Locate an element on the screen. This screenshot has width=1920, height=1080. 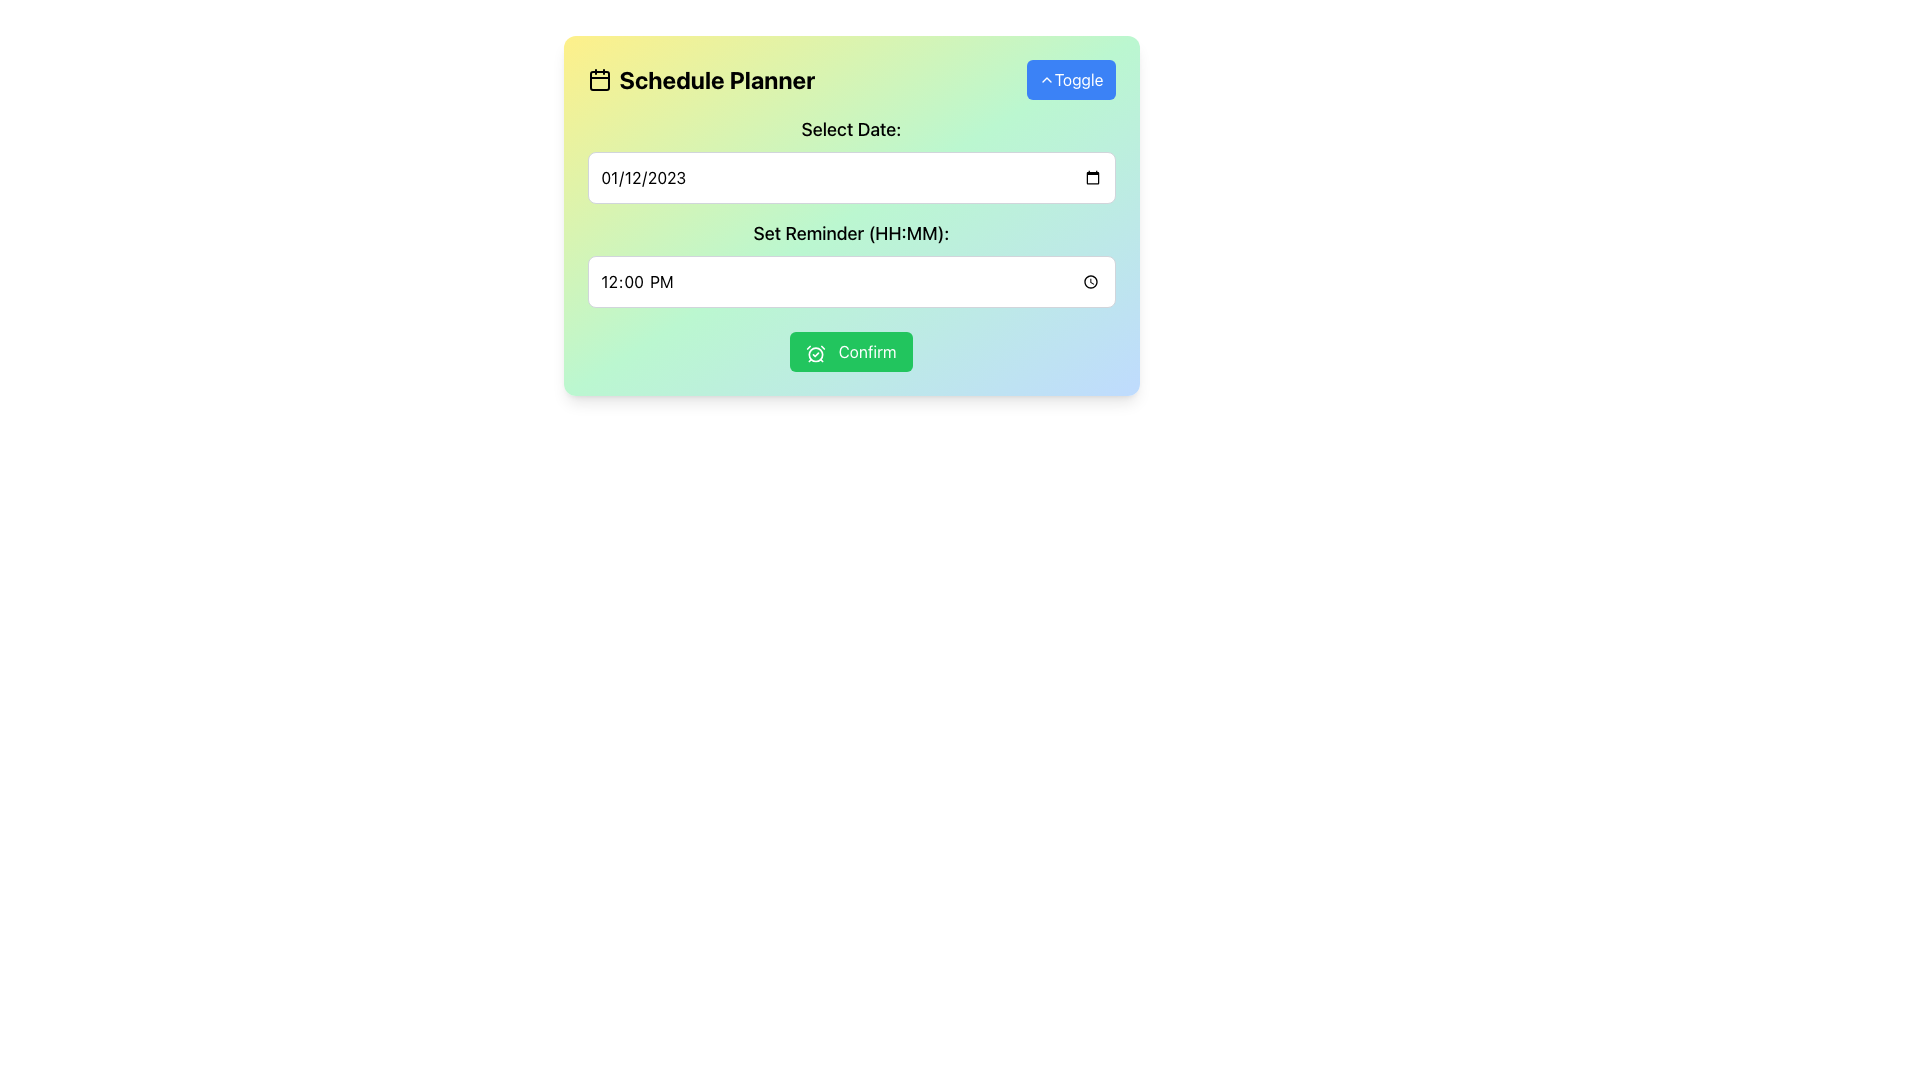
the confirmation button located centrally below the form inputs for date and time is located at coordinates (851, 350).